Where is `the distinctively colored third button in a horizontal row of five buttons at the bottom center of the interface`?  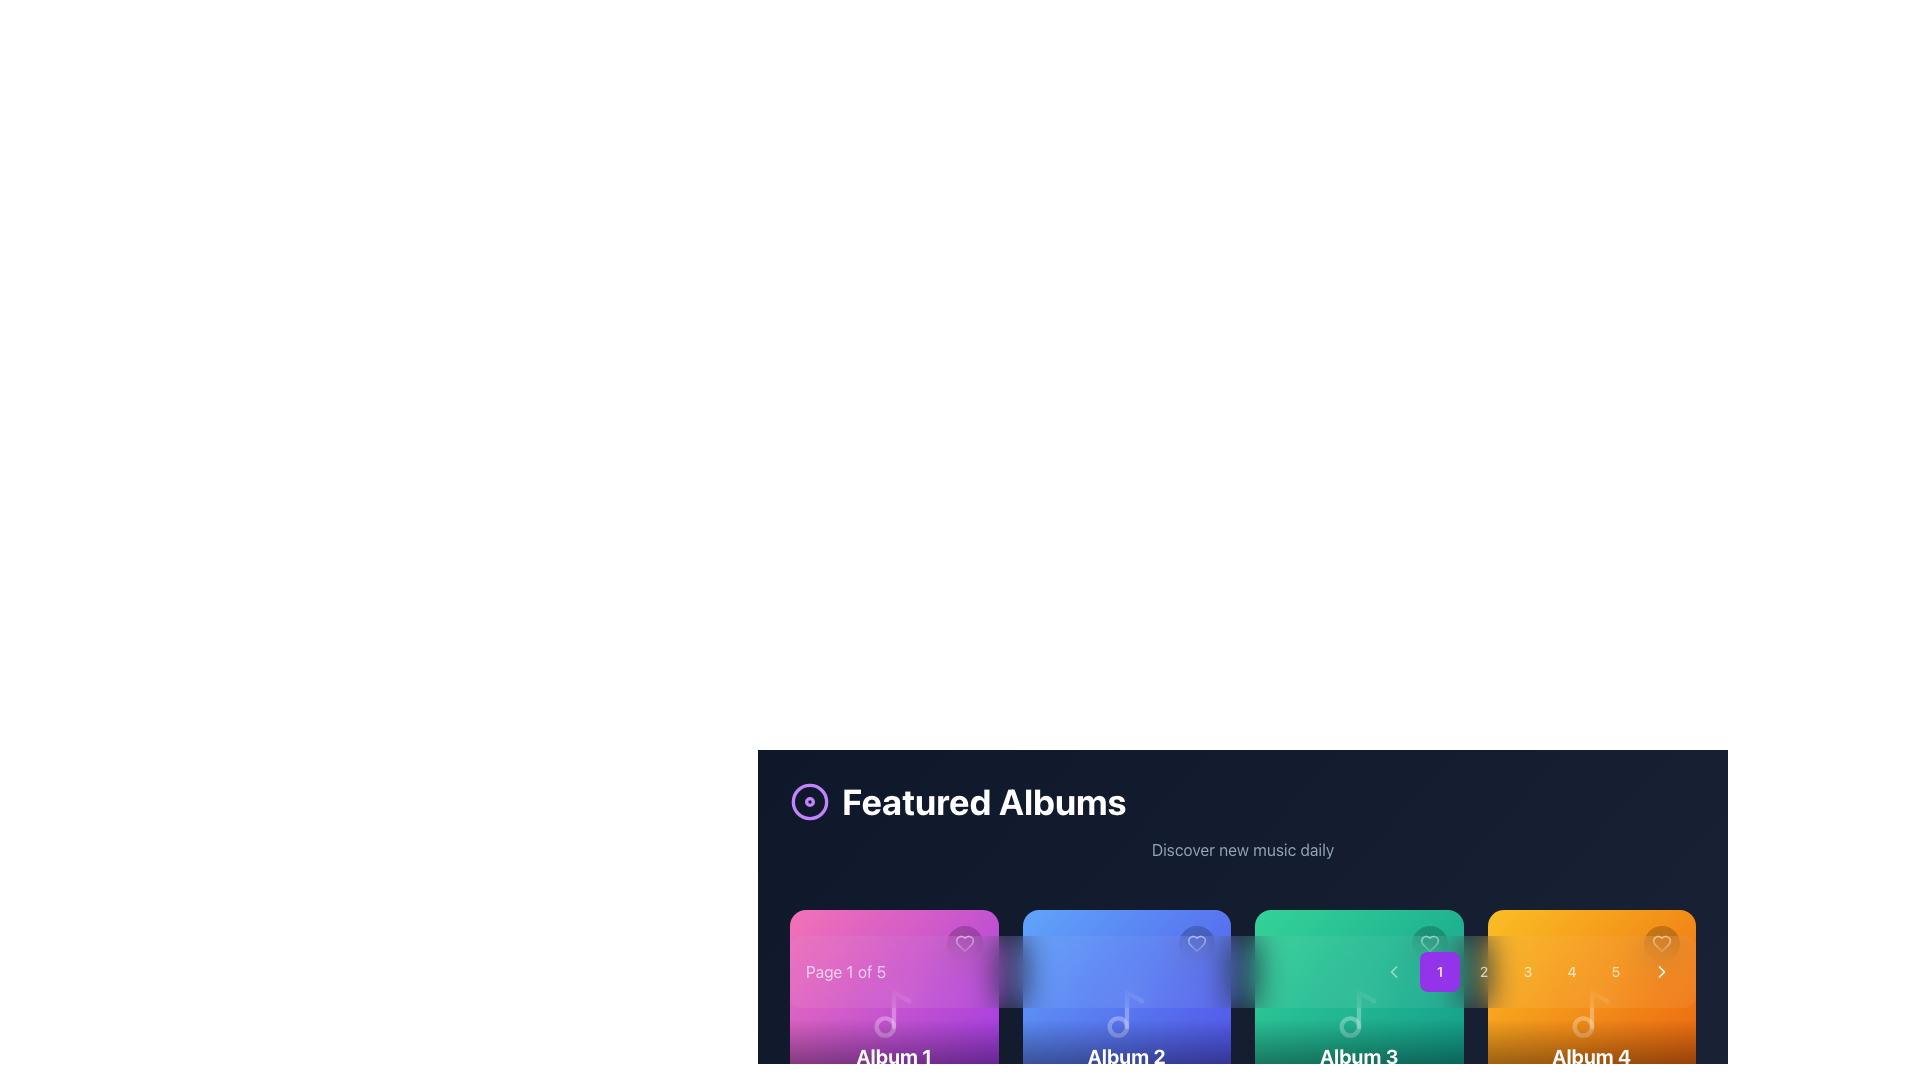
the distinctively colored third button in a horizontal row of five buttons at the bottom center of the interface is located at coordinates (1526, 971).